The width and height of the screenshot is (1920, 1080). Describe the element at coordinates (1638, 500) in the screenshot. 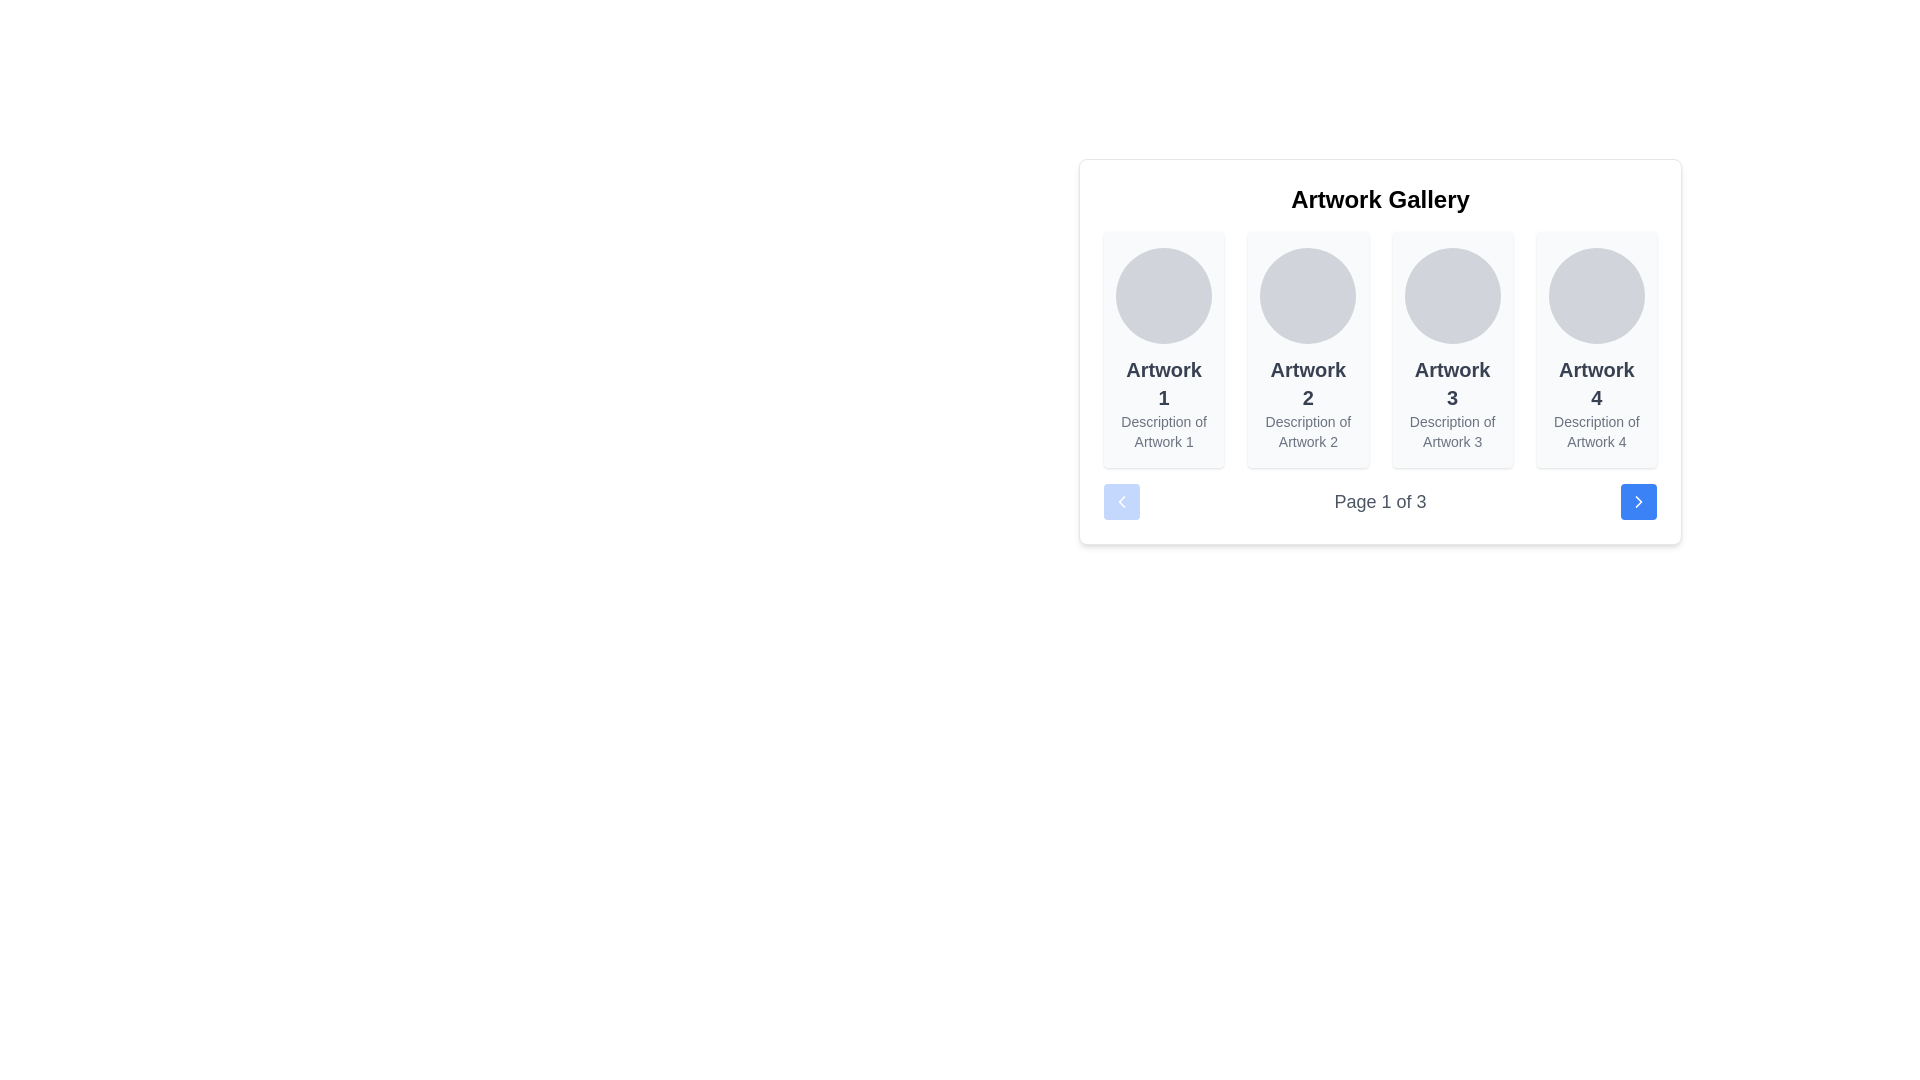

I see `the rightmost navigation button that allows moving to the next page in the paginated interface to observe the hover effect` at that location.